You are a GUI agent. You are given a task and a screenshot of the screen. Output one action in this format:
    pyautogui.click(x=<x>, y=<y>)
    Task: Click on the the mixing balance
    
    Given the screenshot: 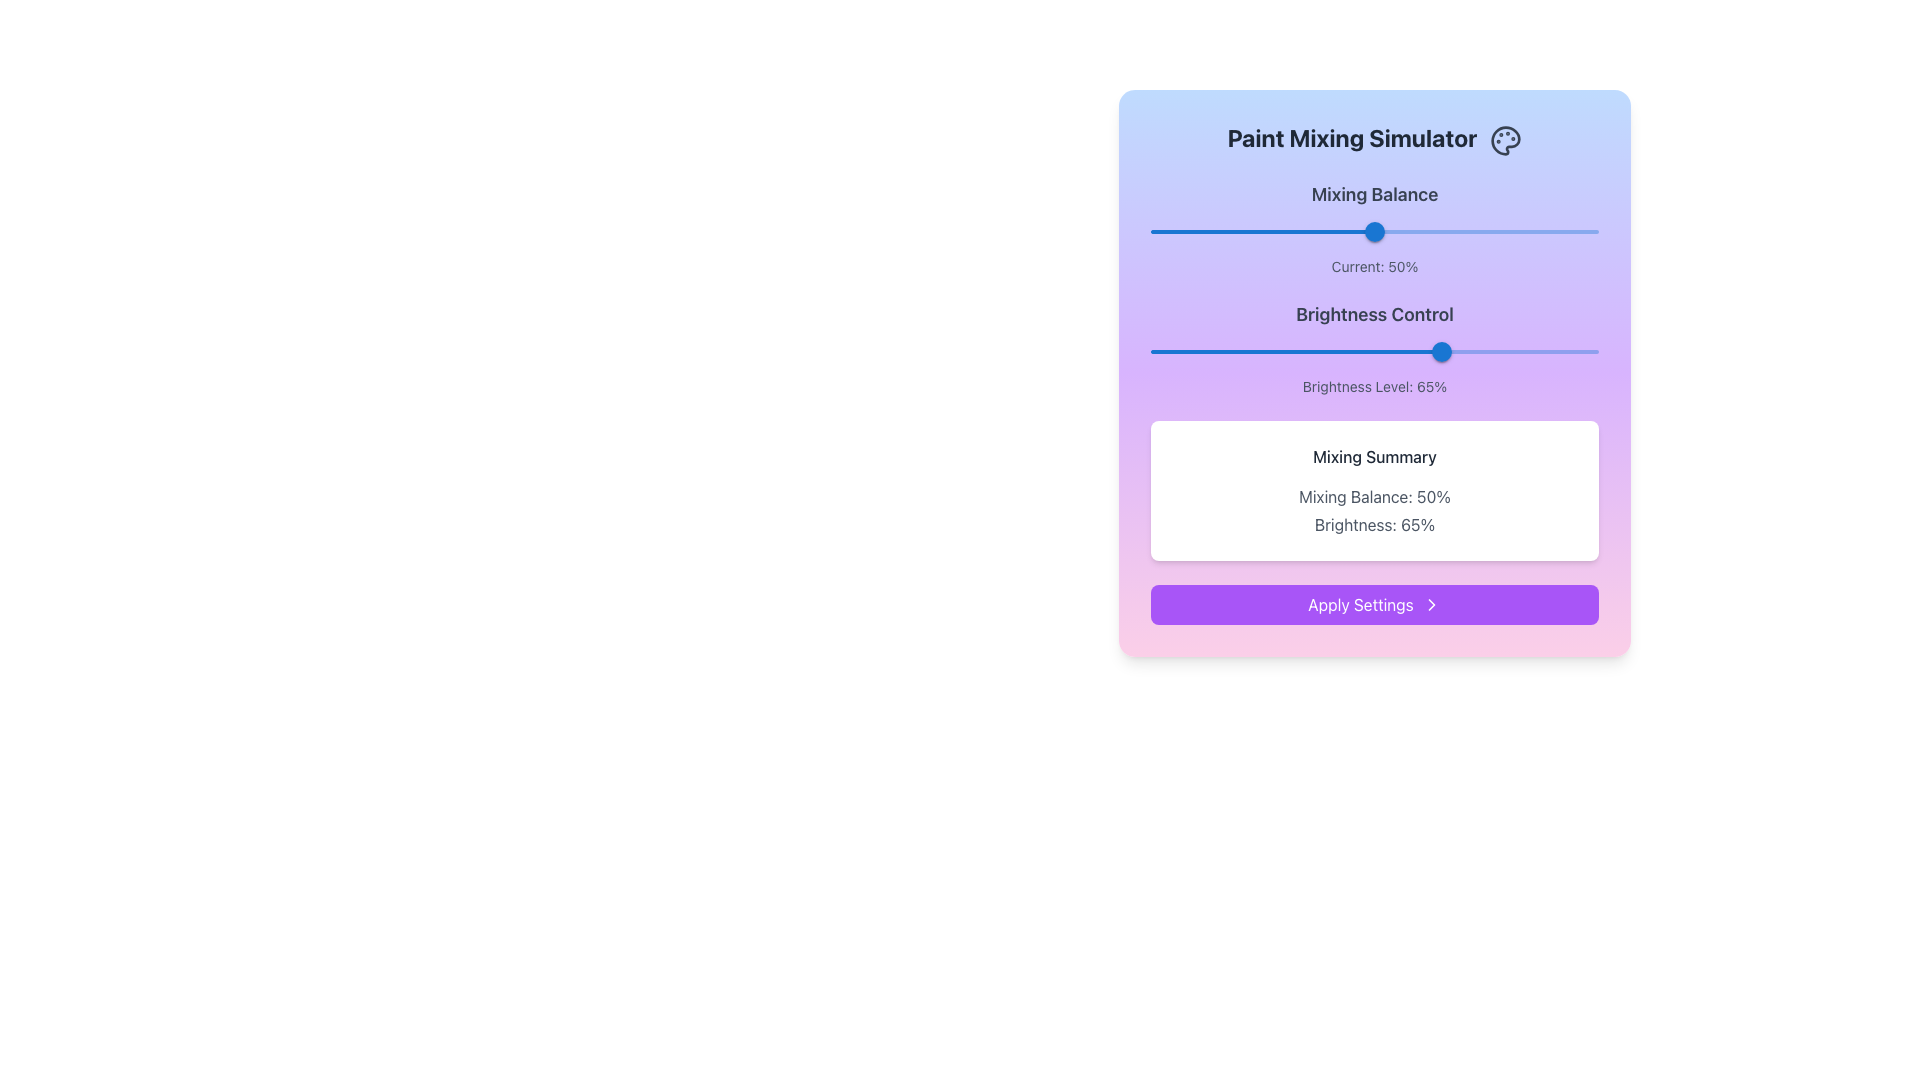 What is the action you would take?
    pyautogui.click(x=1373, y=230)
    